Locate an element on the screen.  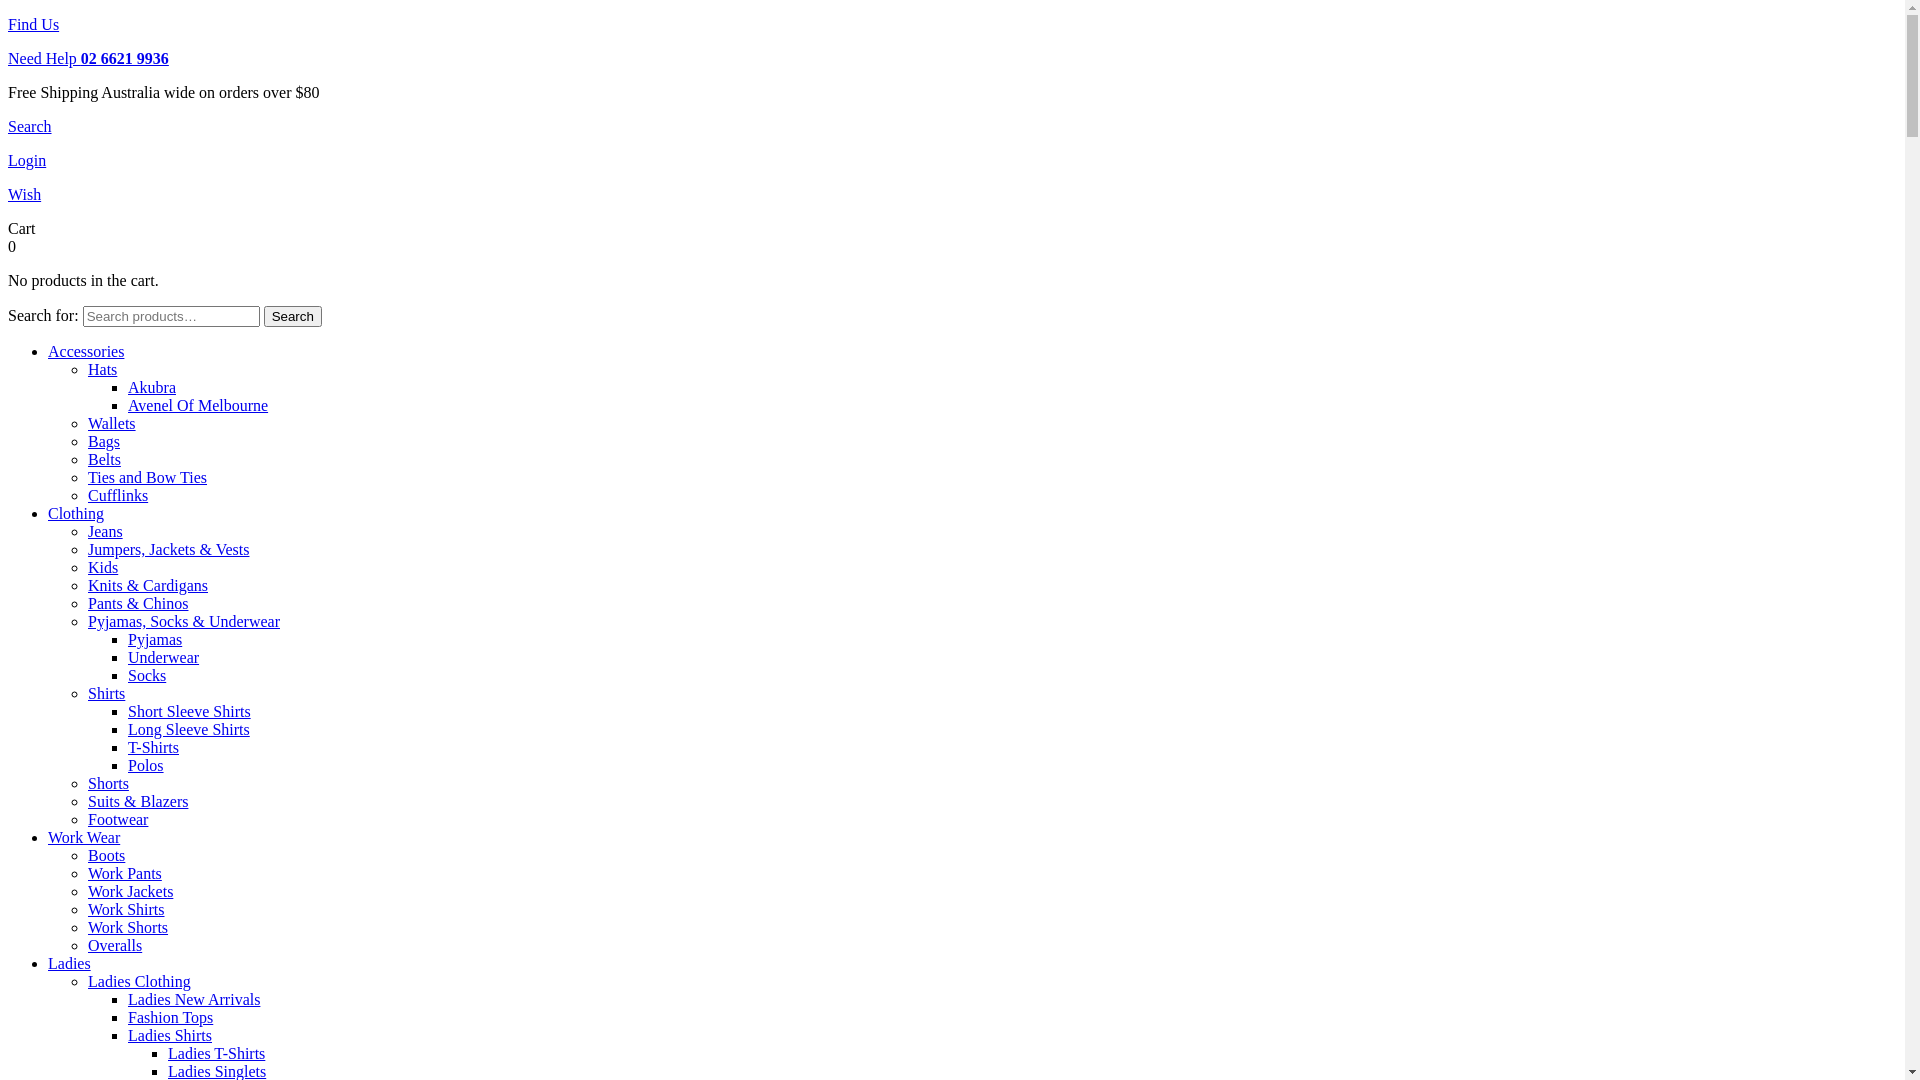
'Shirts' is located at coordinates (86, 692).